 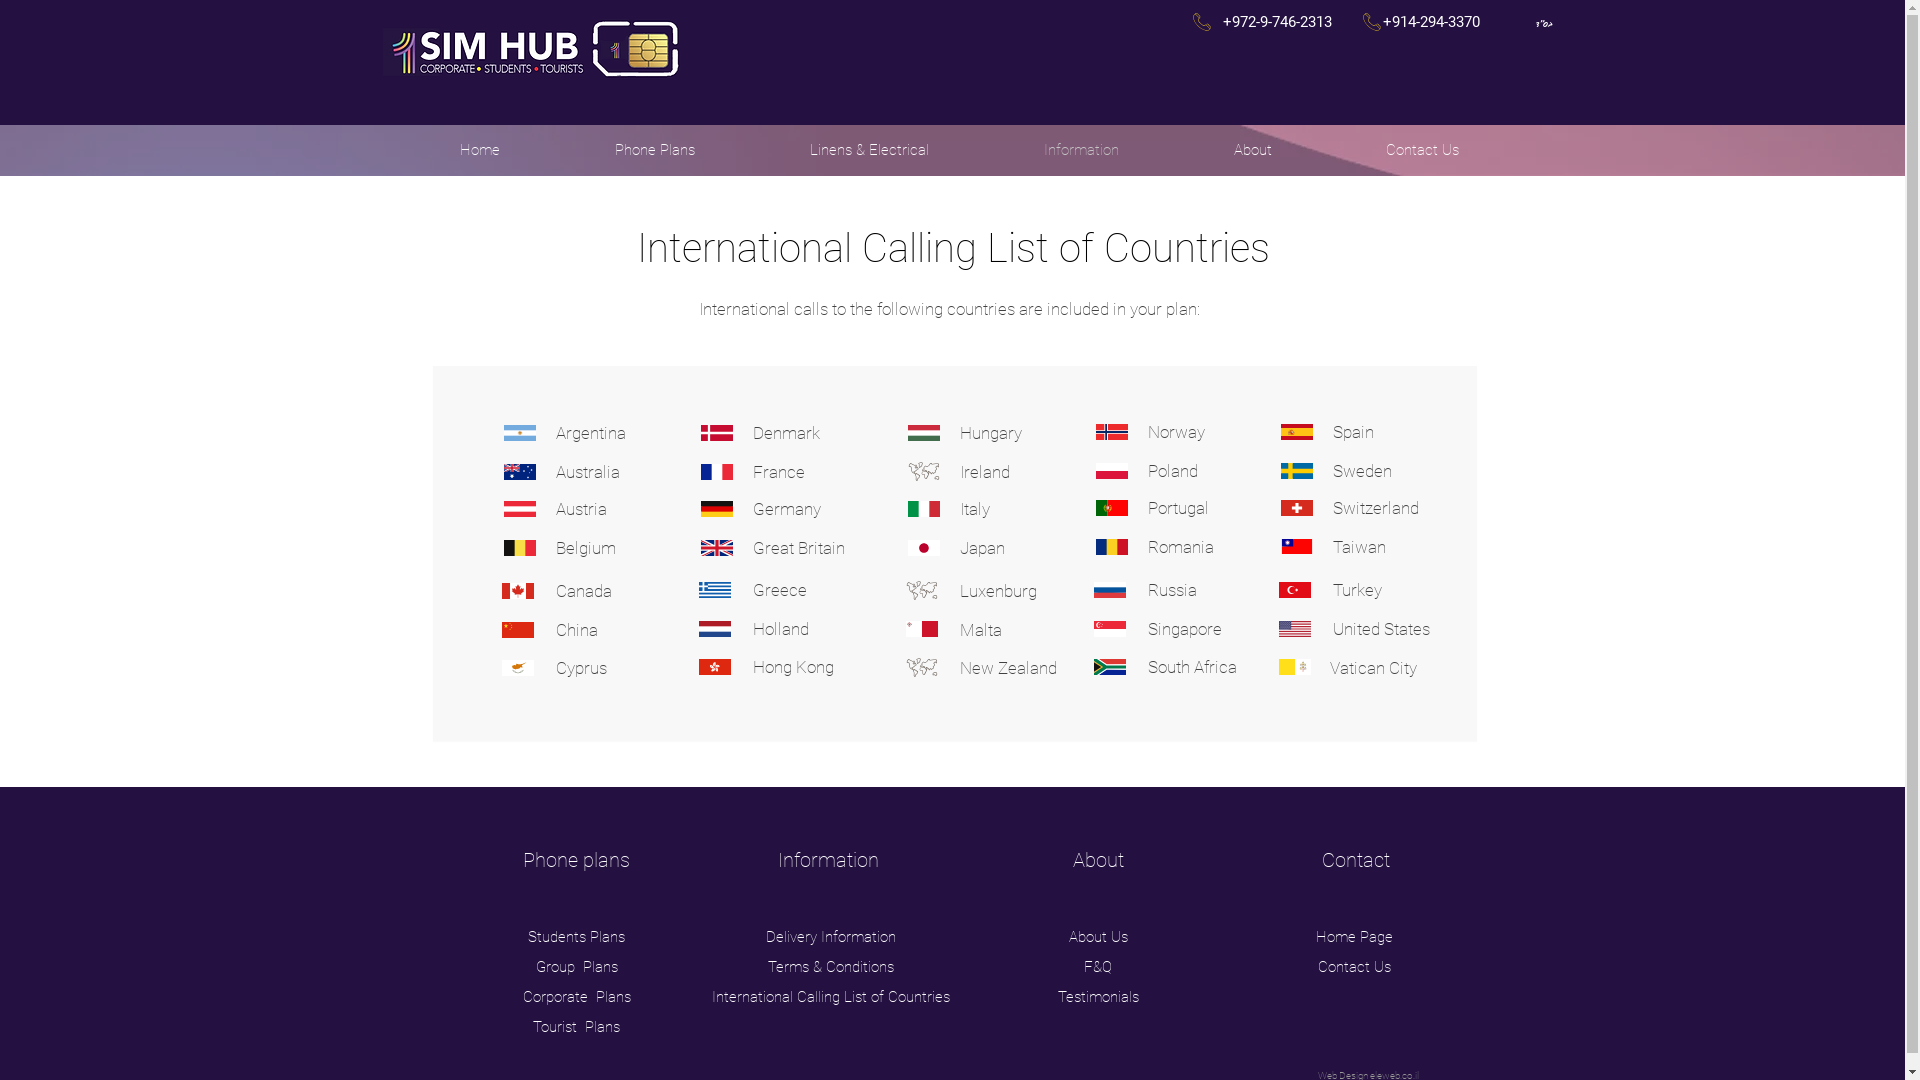 What do you see at coordinates (1097, 966) in the screenshot?
I see `'F&Q'` at bounding box center [1097, 966].